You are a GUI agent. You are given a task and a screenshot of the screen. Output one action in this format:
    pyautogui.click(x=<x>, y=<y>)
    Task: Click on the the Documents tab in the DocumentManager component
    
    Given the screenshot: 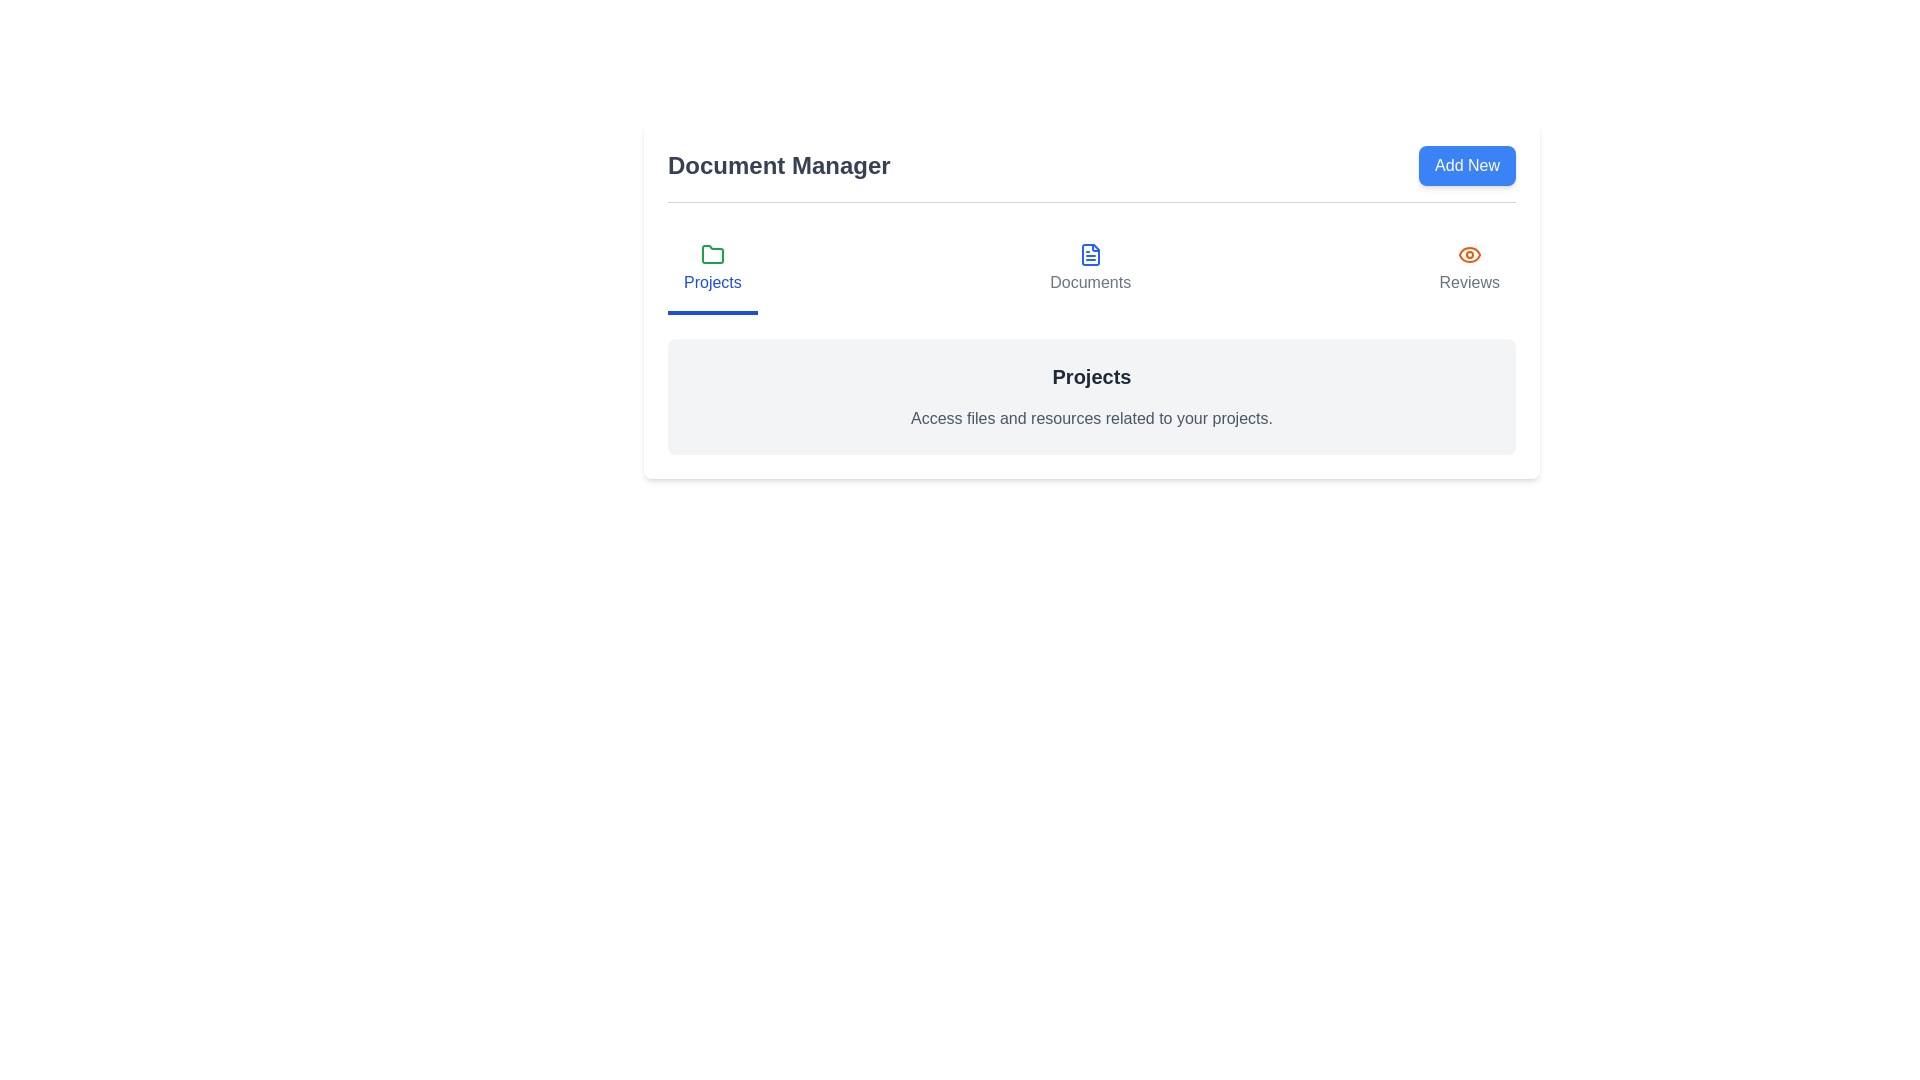 What is the action you would take?
    pyautogui.click(x=1089, y=270)
    